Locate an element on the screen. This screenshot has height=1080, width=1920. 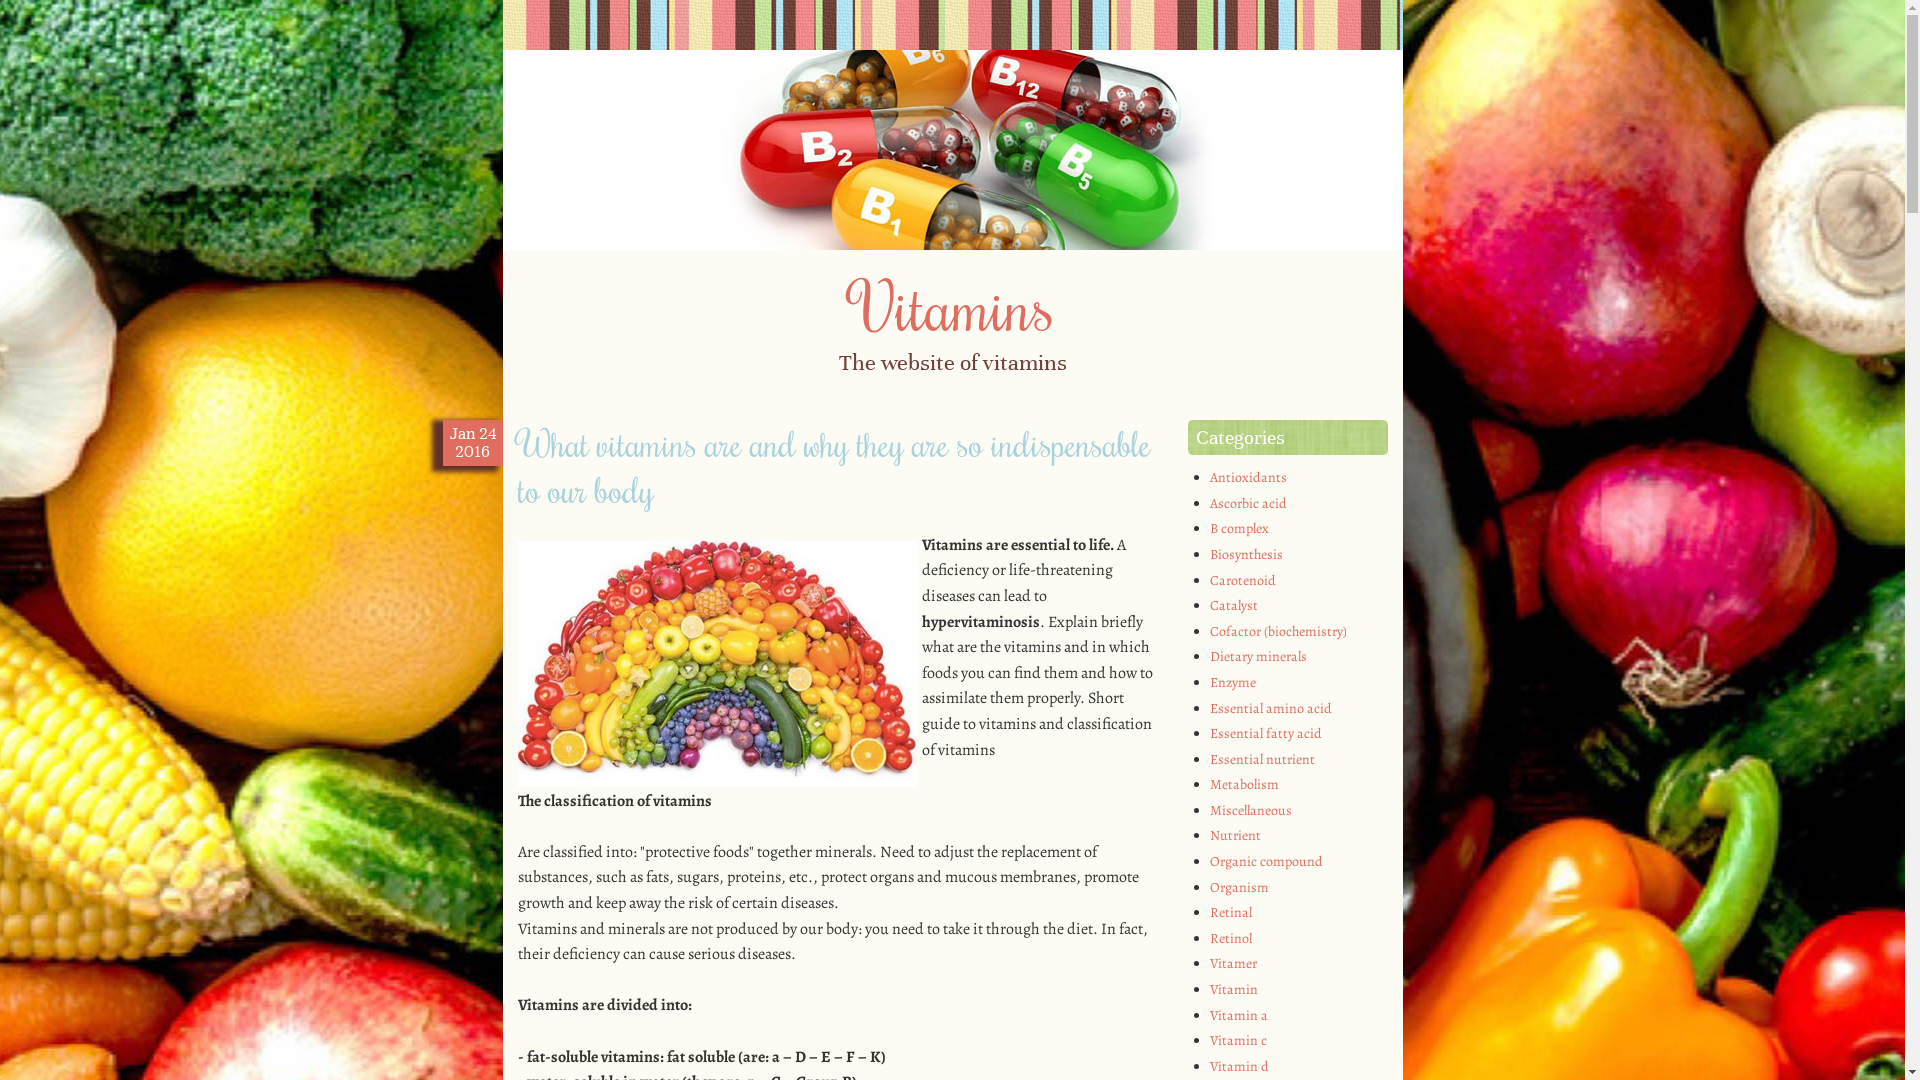
'Ascorbic acid' is located at coordinates (1247, 502).